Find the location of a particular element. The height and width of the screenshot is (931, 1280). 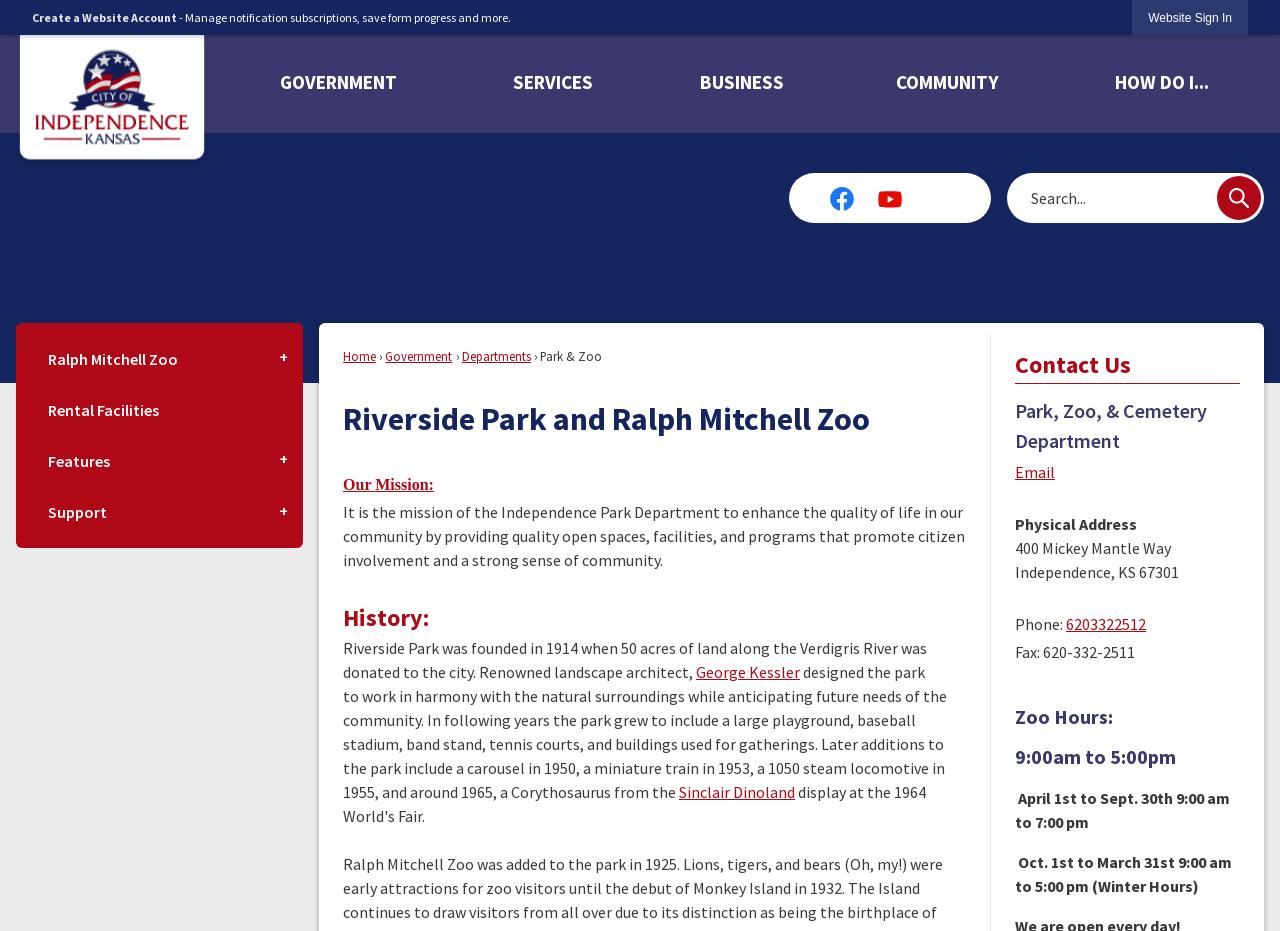

'designed the park to work in harmony with the natural surroundings while anticipating future needs of the community. In following years the park grew to include a large playground, baseball stadium, band stand, tennis courts, and buildings used for gatherings. Later additions to the park include a carousel in 1950, a miniature train in 1953, a 1050 steam locomotive in 1955, and around 1965, a Corythosaurus from the' is located at coordinates (644, 732).